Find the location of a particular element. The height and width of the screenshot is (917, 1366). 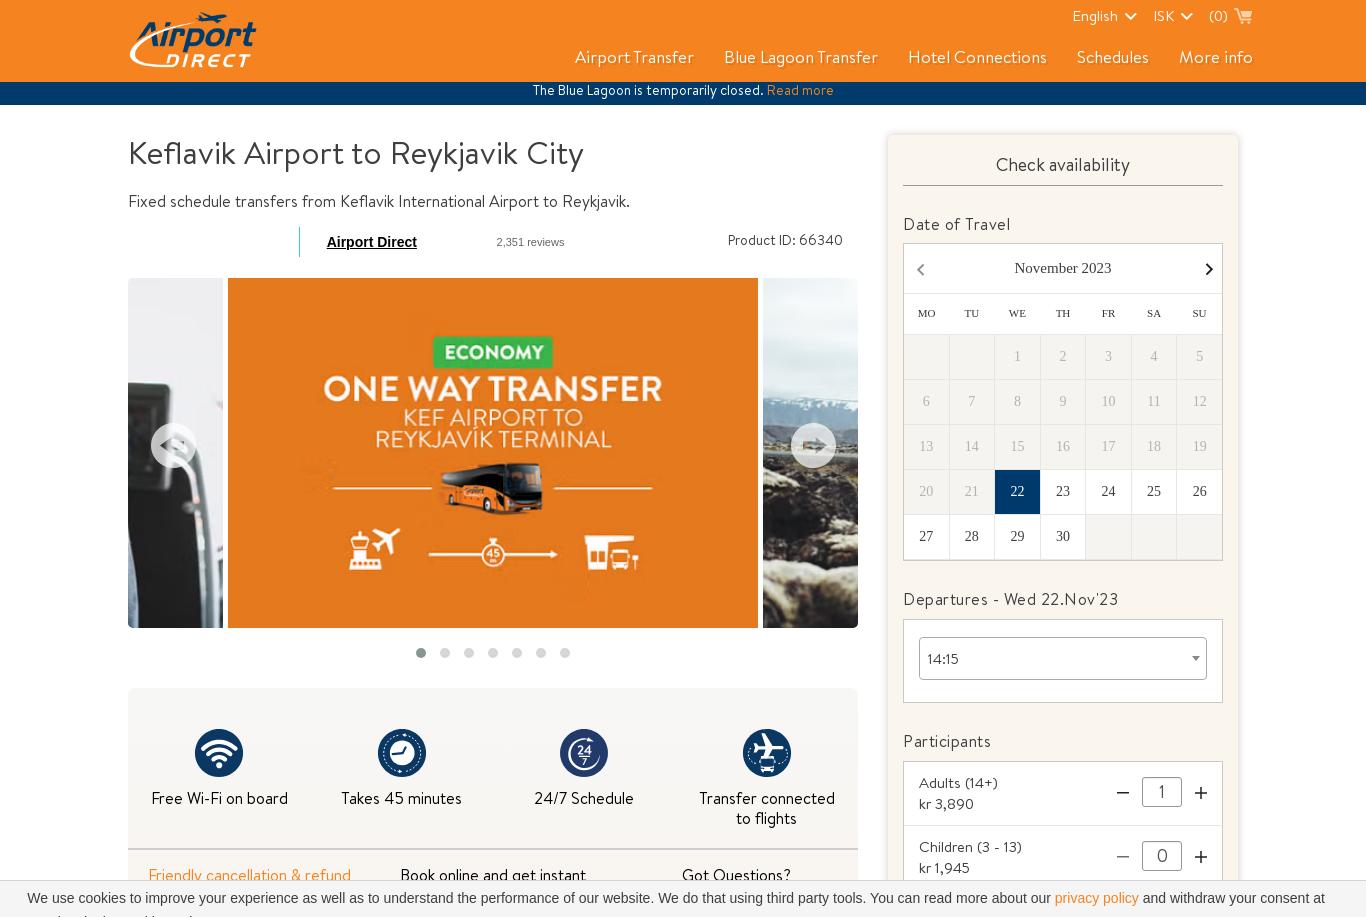

'21' is located at coordinates (963, 490).